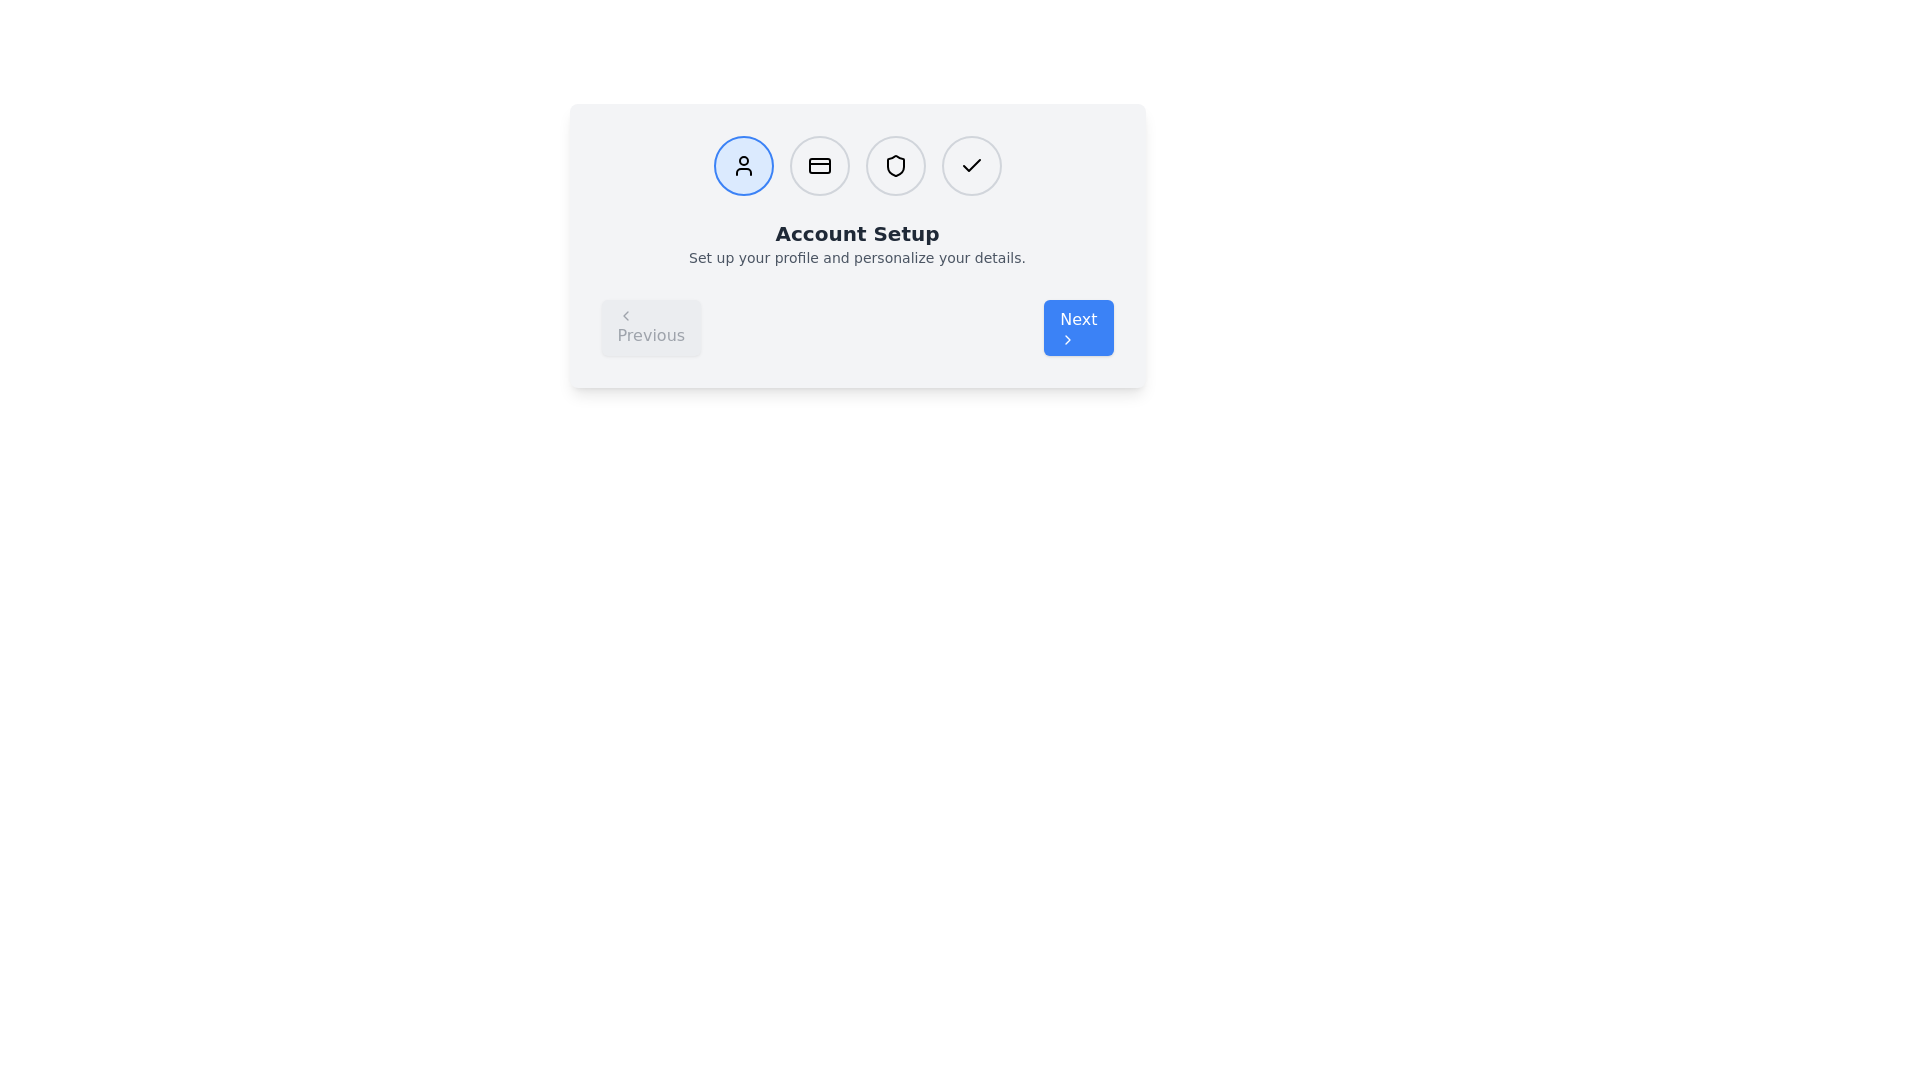 The height and width of the screenshot is (1080, 1920). Describe the element at coordinates (1067, 338) in the screenshot. I see `the 'Next' button by clicking on the right-facing chevron icon that is centered within it` at that location.